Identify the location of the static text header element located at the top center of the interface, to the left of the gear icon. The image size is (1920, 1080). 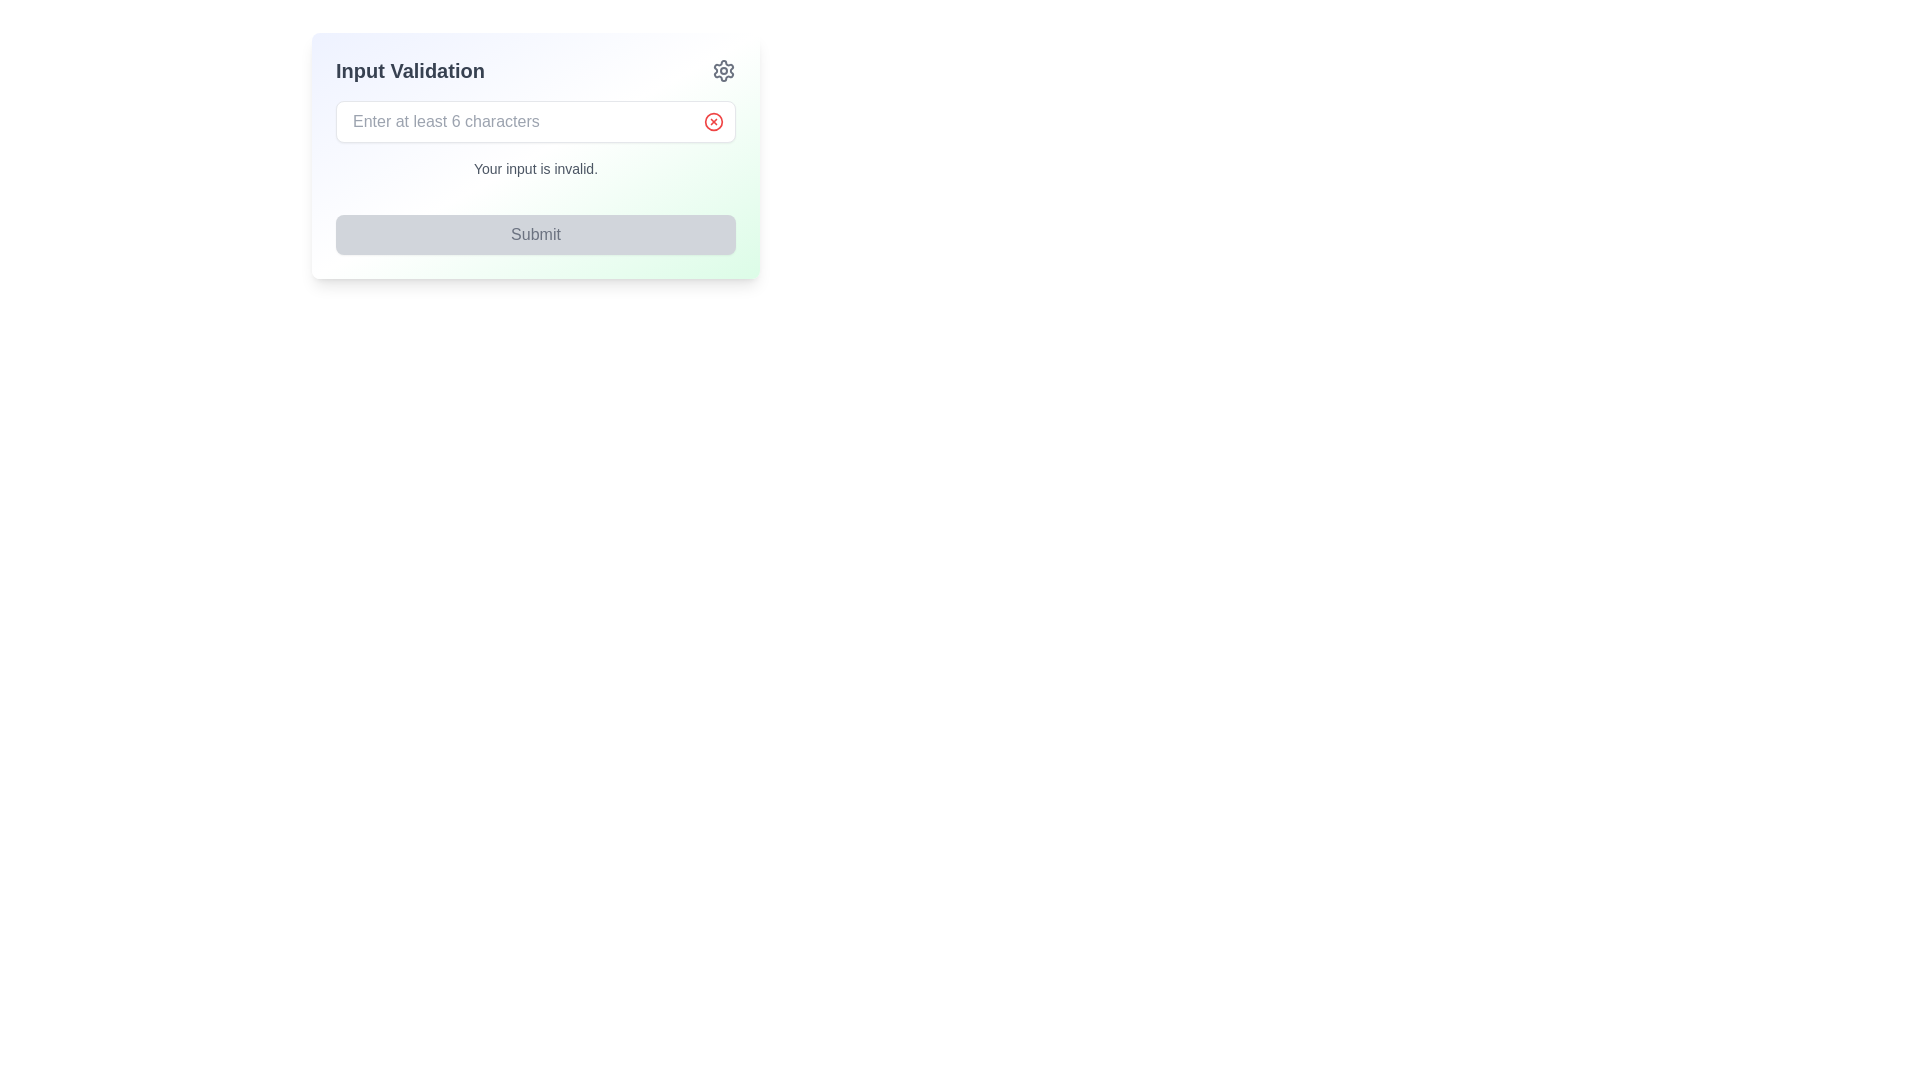
(409, 69).